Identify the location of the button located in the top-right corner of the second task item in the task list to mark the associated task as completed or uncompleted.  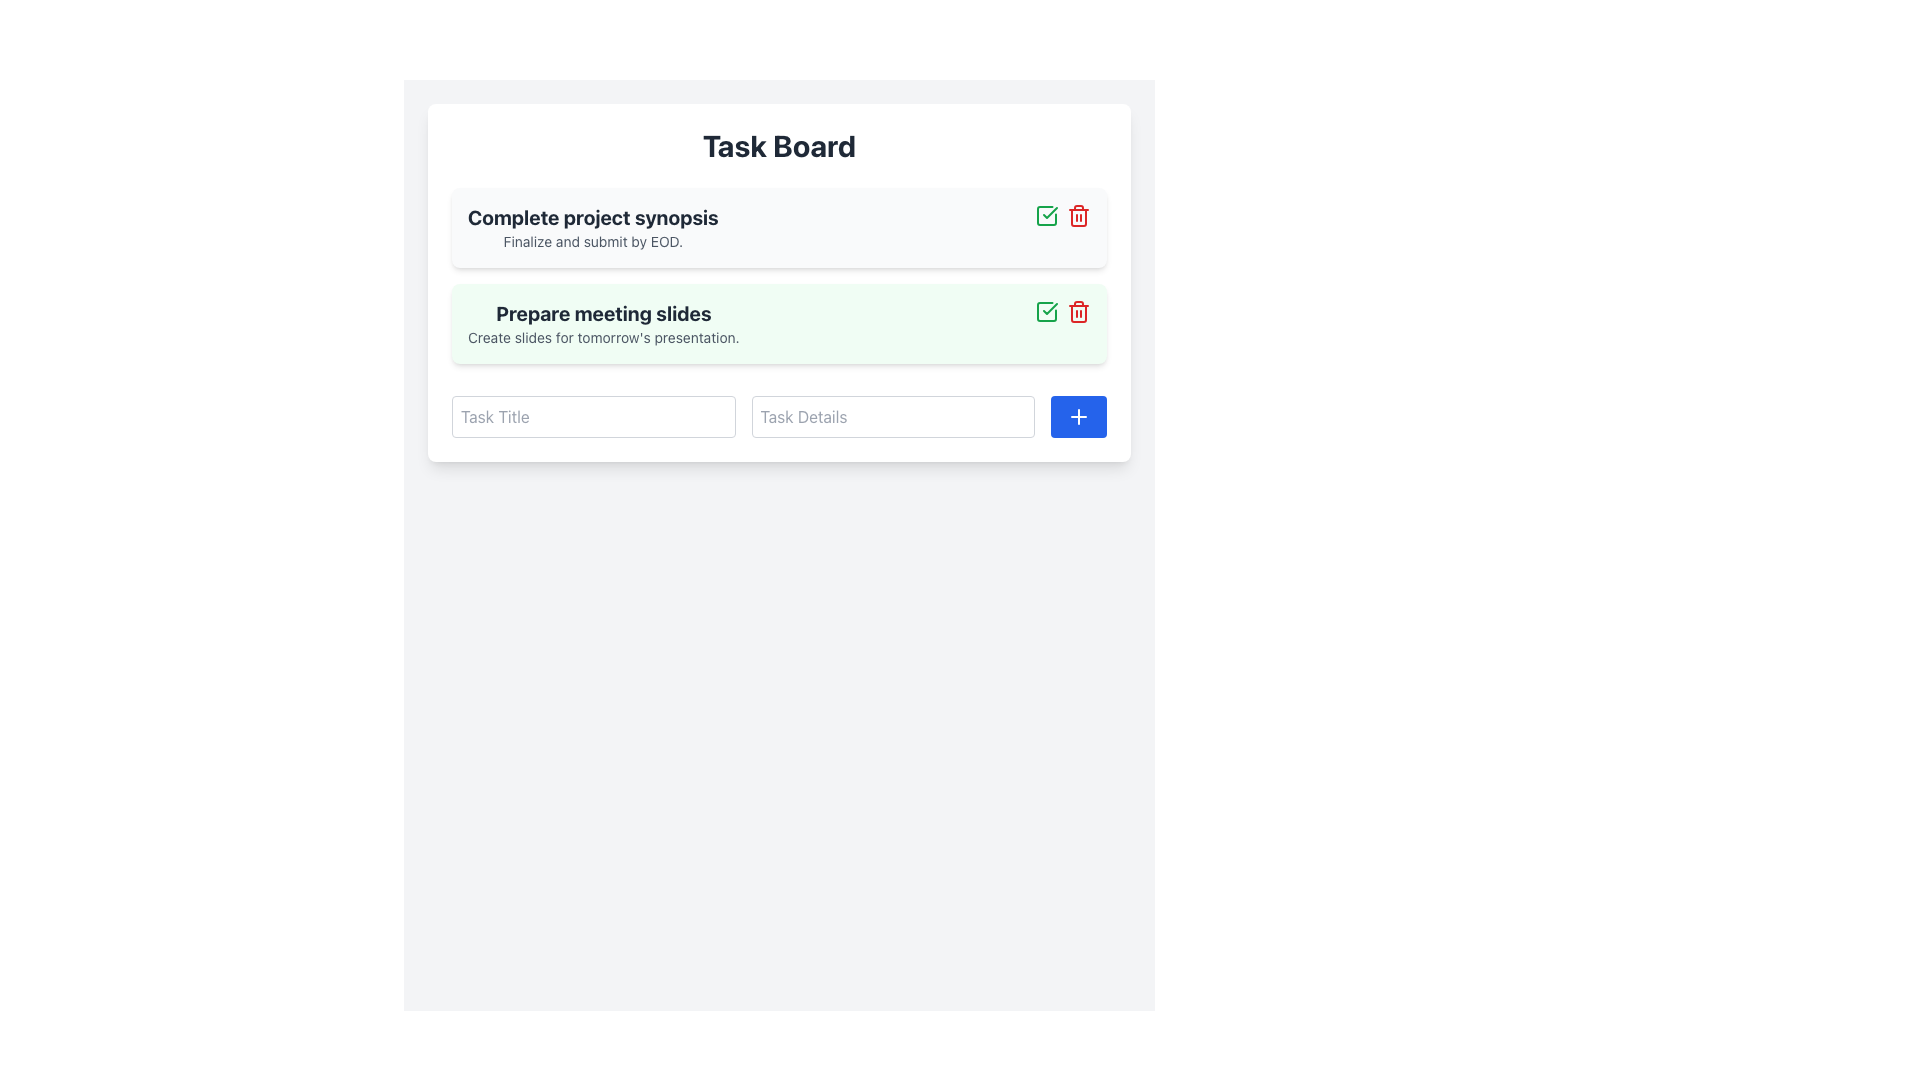
(1045, 216).